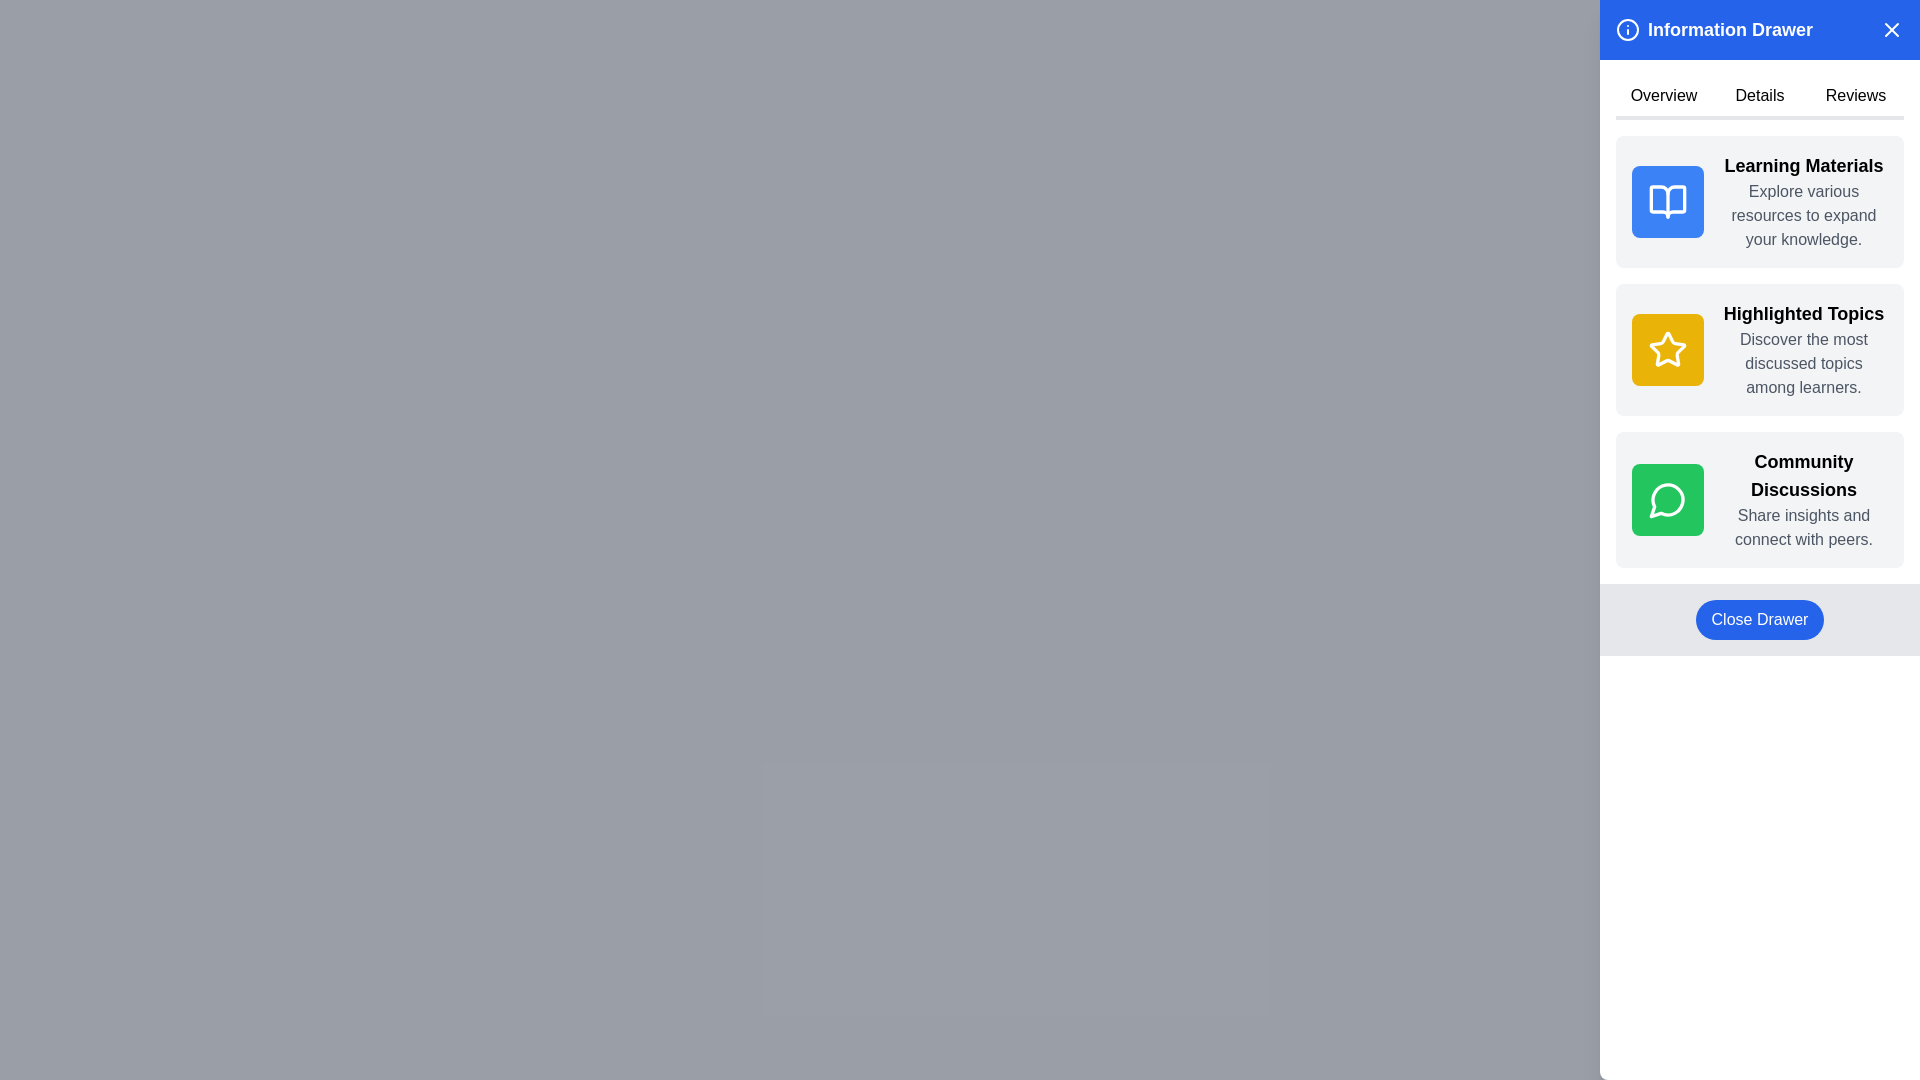  Describe the element at coordinates (1760, 201) in the screenshot. I see `the 'Learning Materials' card, which is a rectangular box with a rounded corner background in light gray and contains a bold black title text and a blue square with an open book icon on the left` at that location.